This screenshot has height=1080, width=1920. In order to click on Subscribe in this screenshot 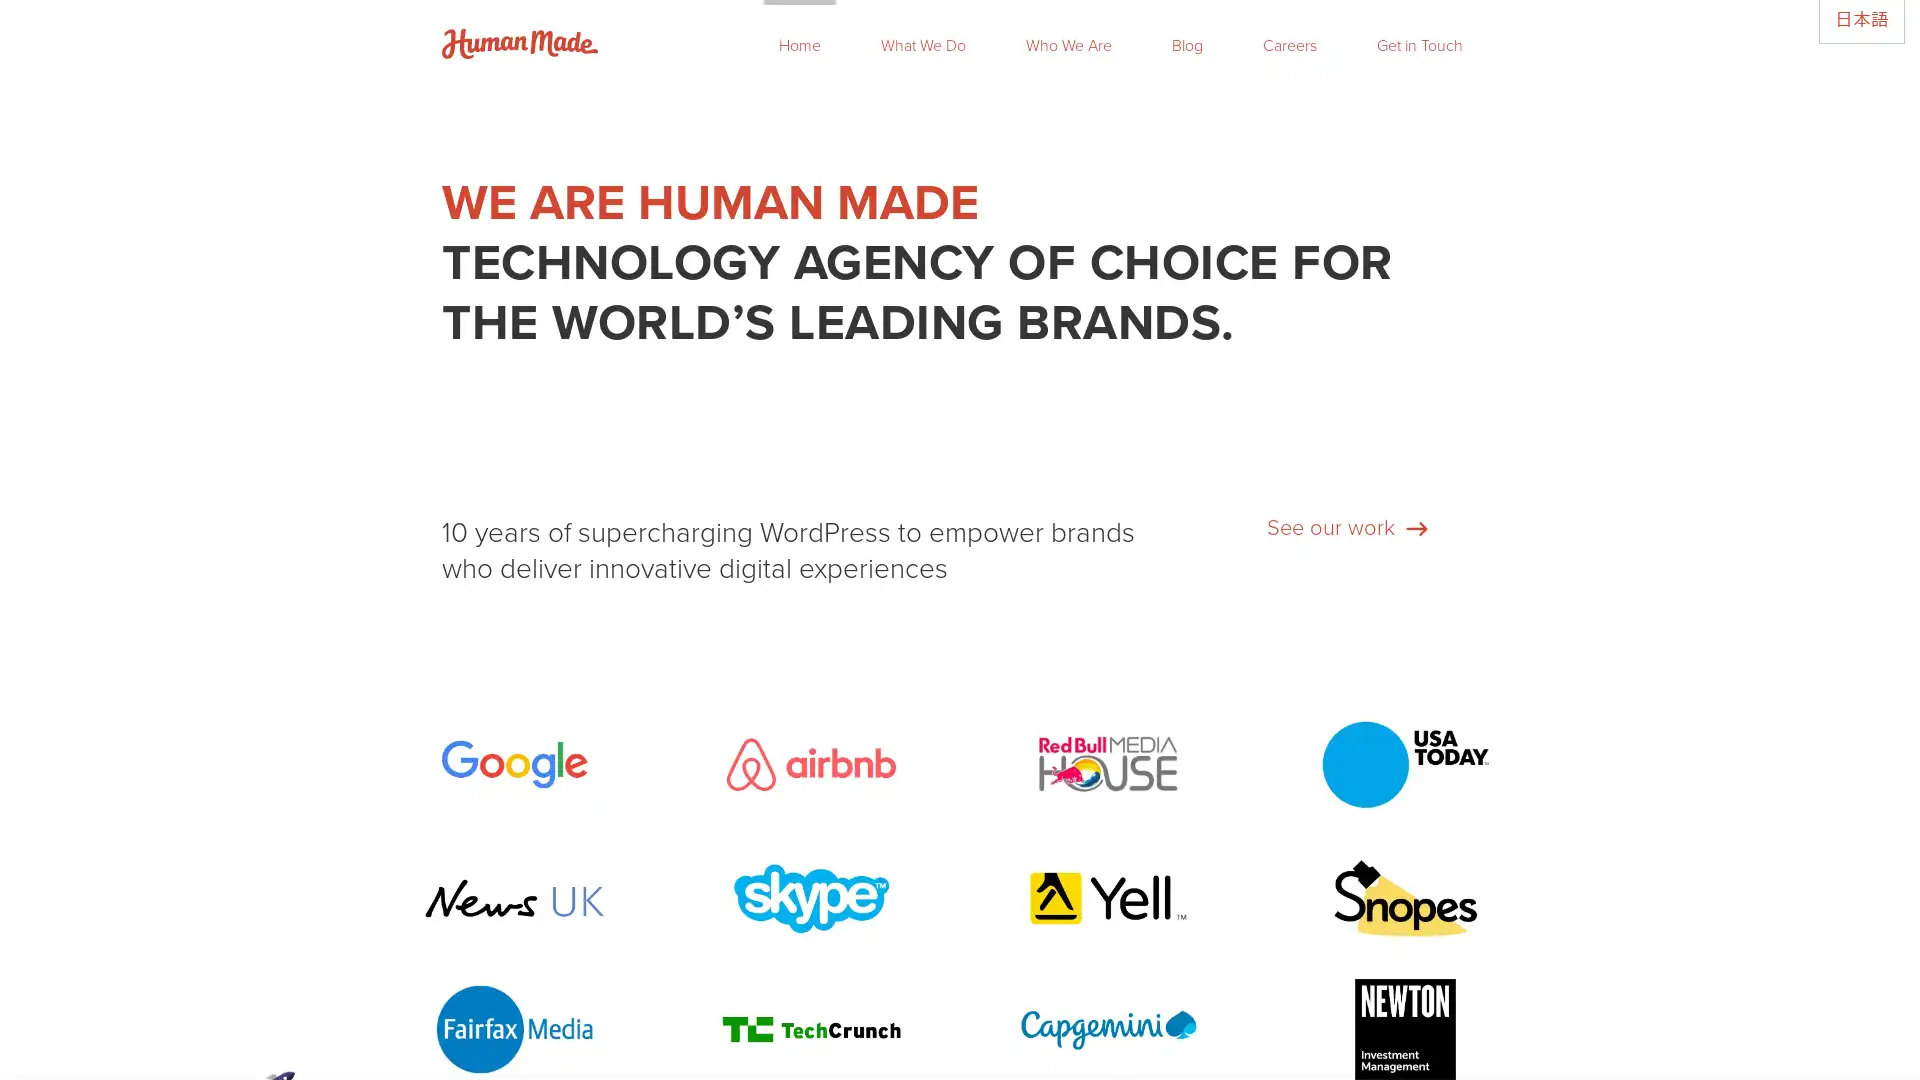, I will do `click(1246, 1018)`.